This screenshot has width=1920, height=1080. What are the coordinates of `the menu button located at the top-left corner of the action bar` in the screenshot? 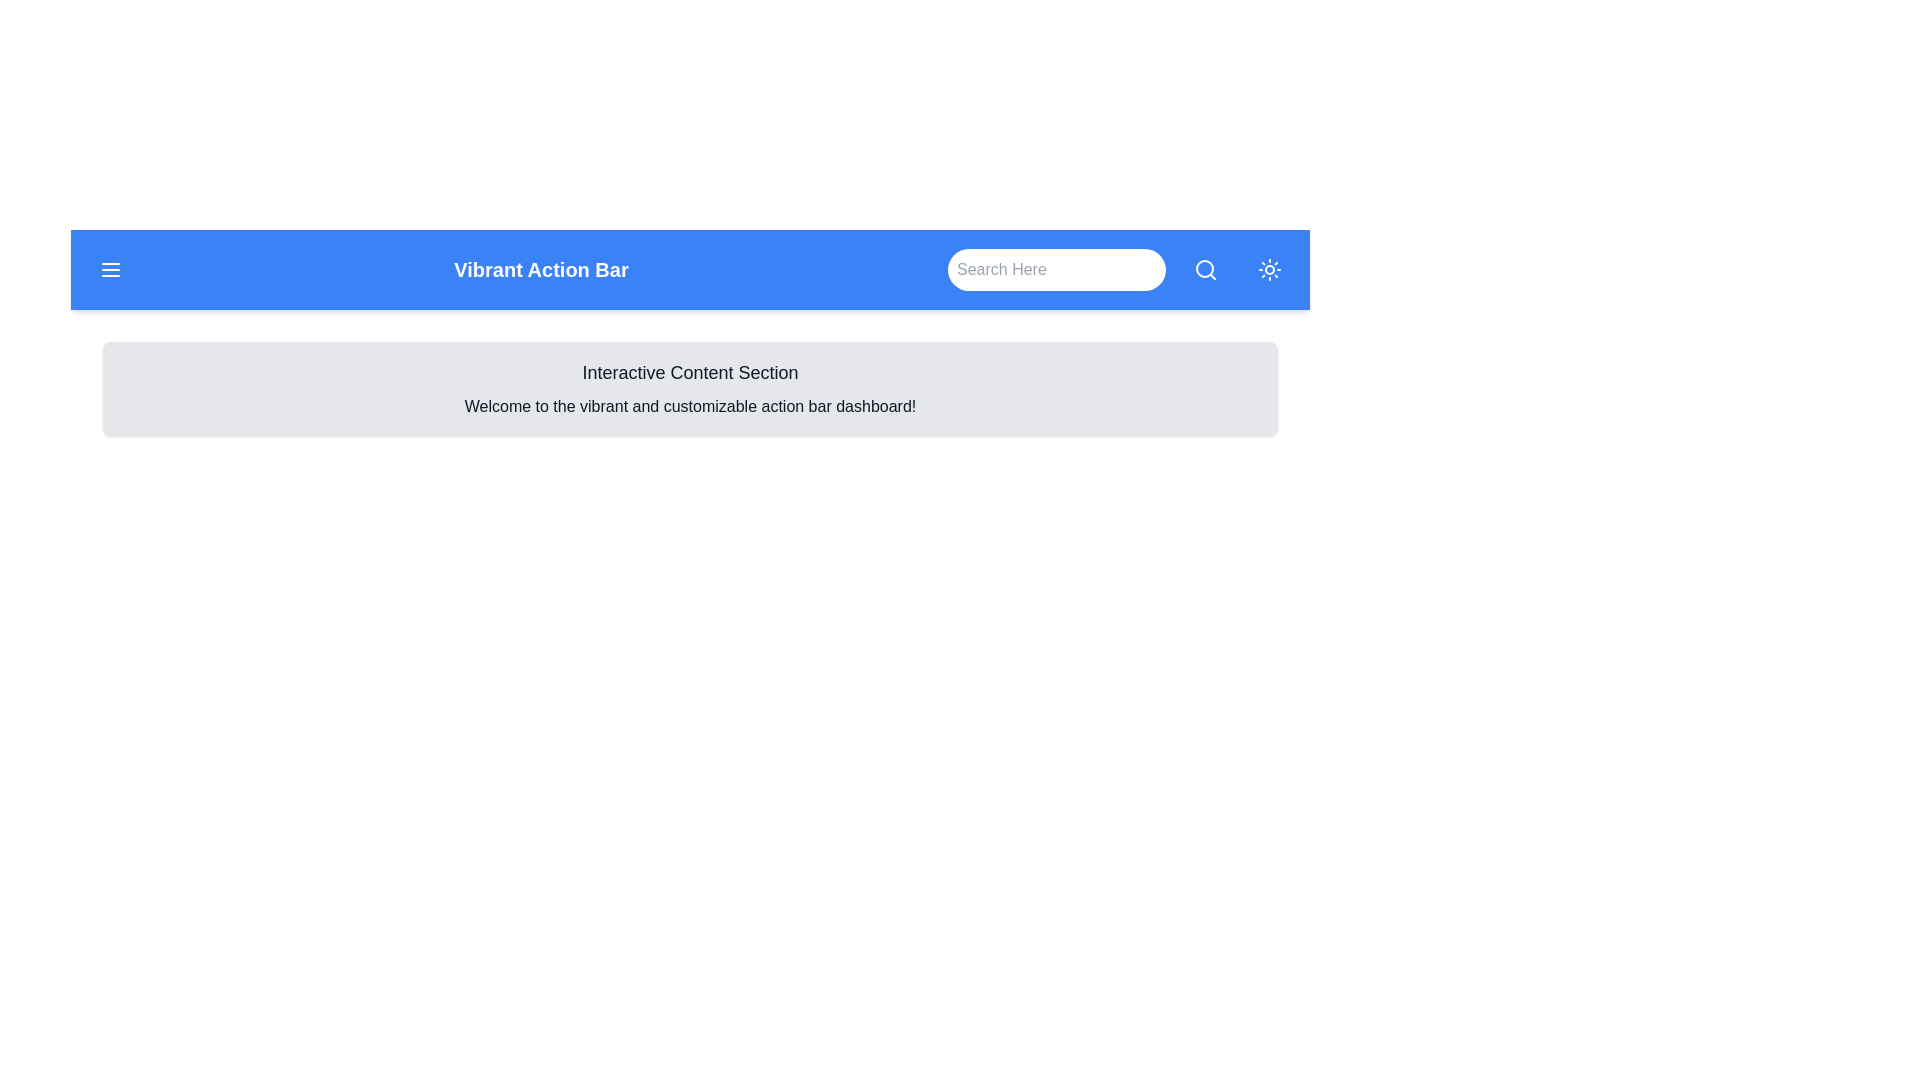 It's located at (109, 270).